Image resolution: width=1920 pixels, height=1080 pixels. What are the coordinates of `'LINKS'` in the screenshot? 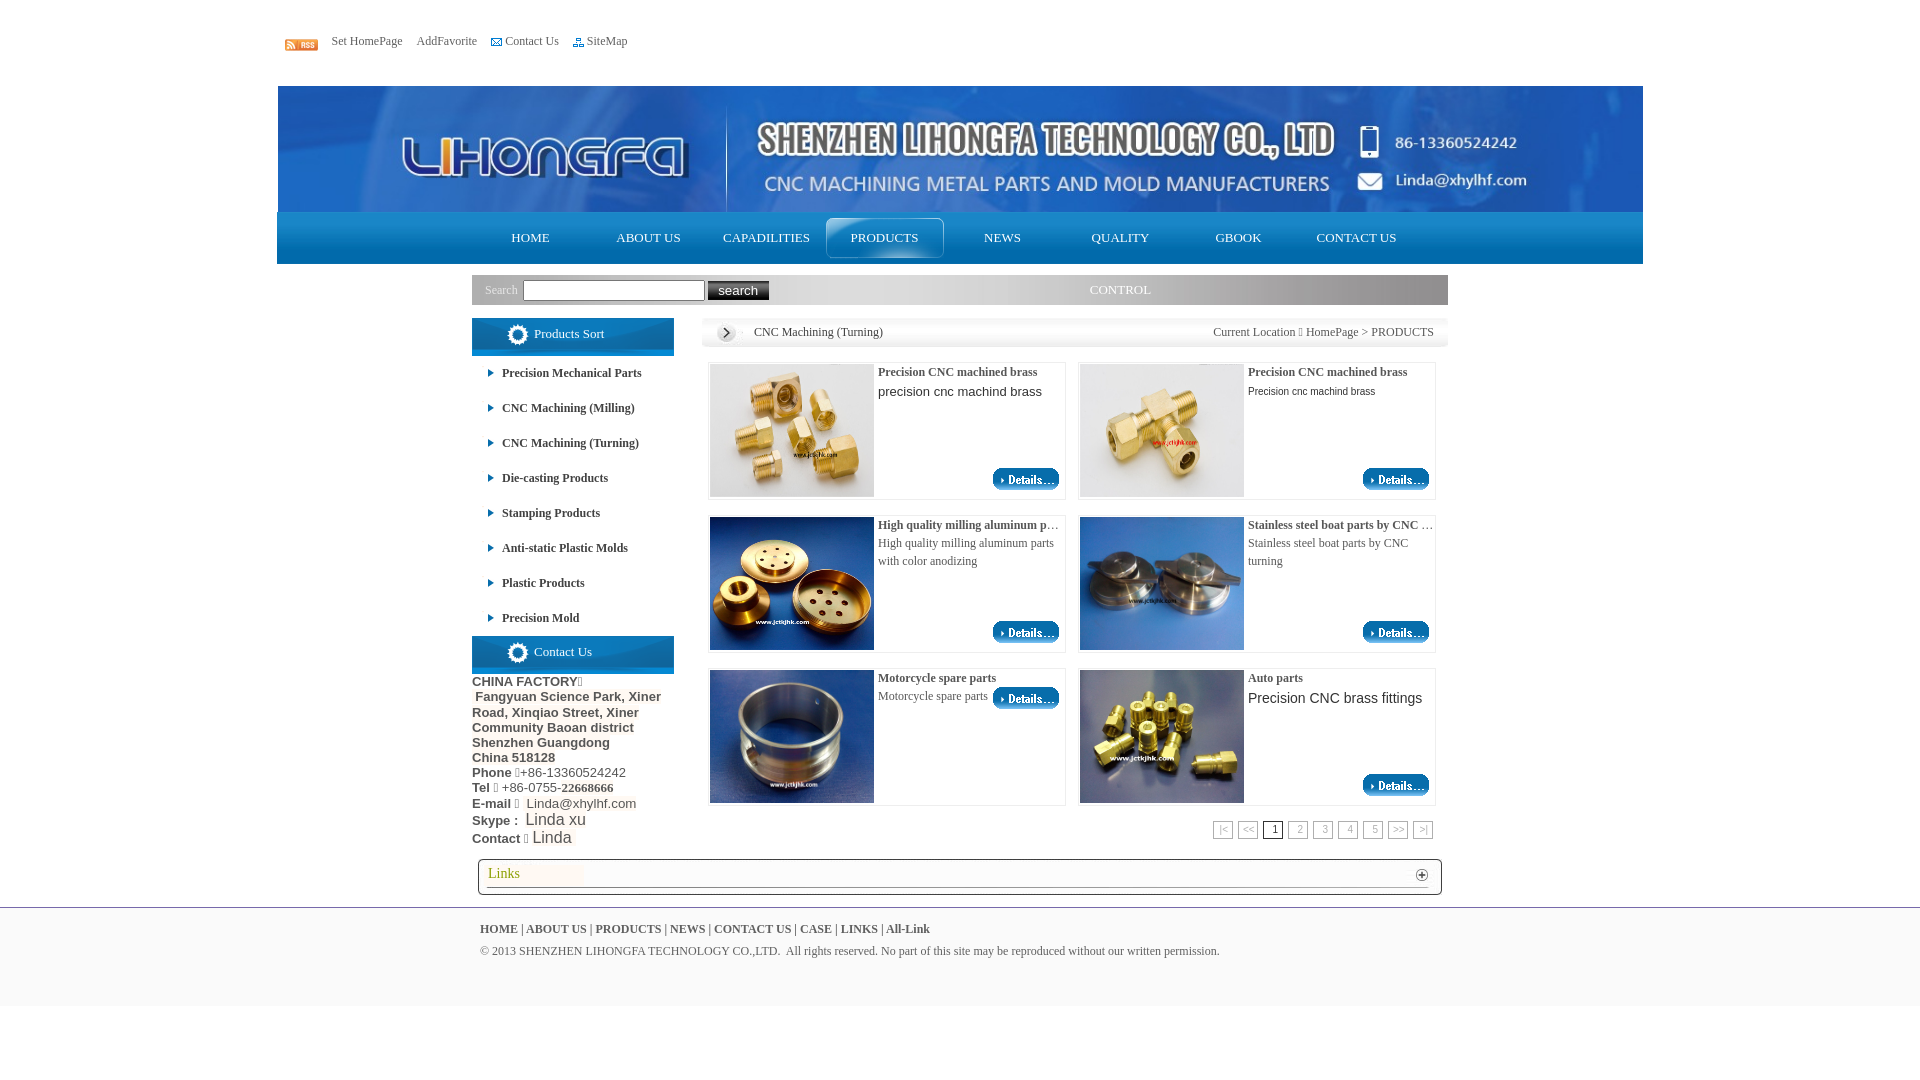 It's located at (859, 929).